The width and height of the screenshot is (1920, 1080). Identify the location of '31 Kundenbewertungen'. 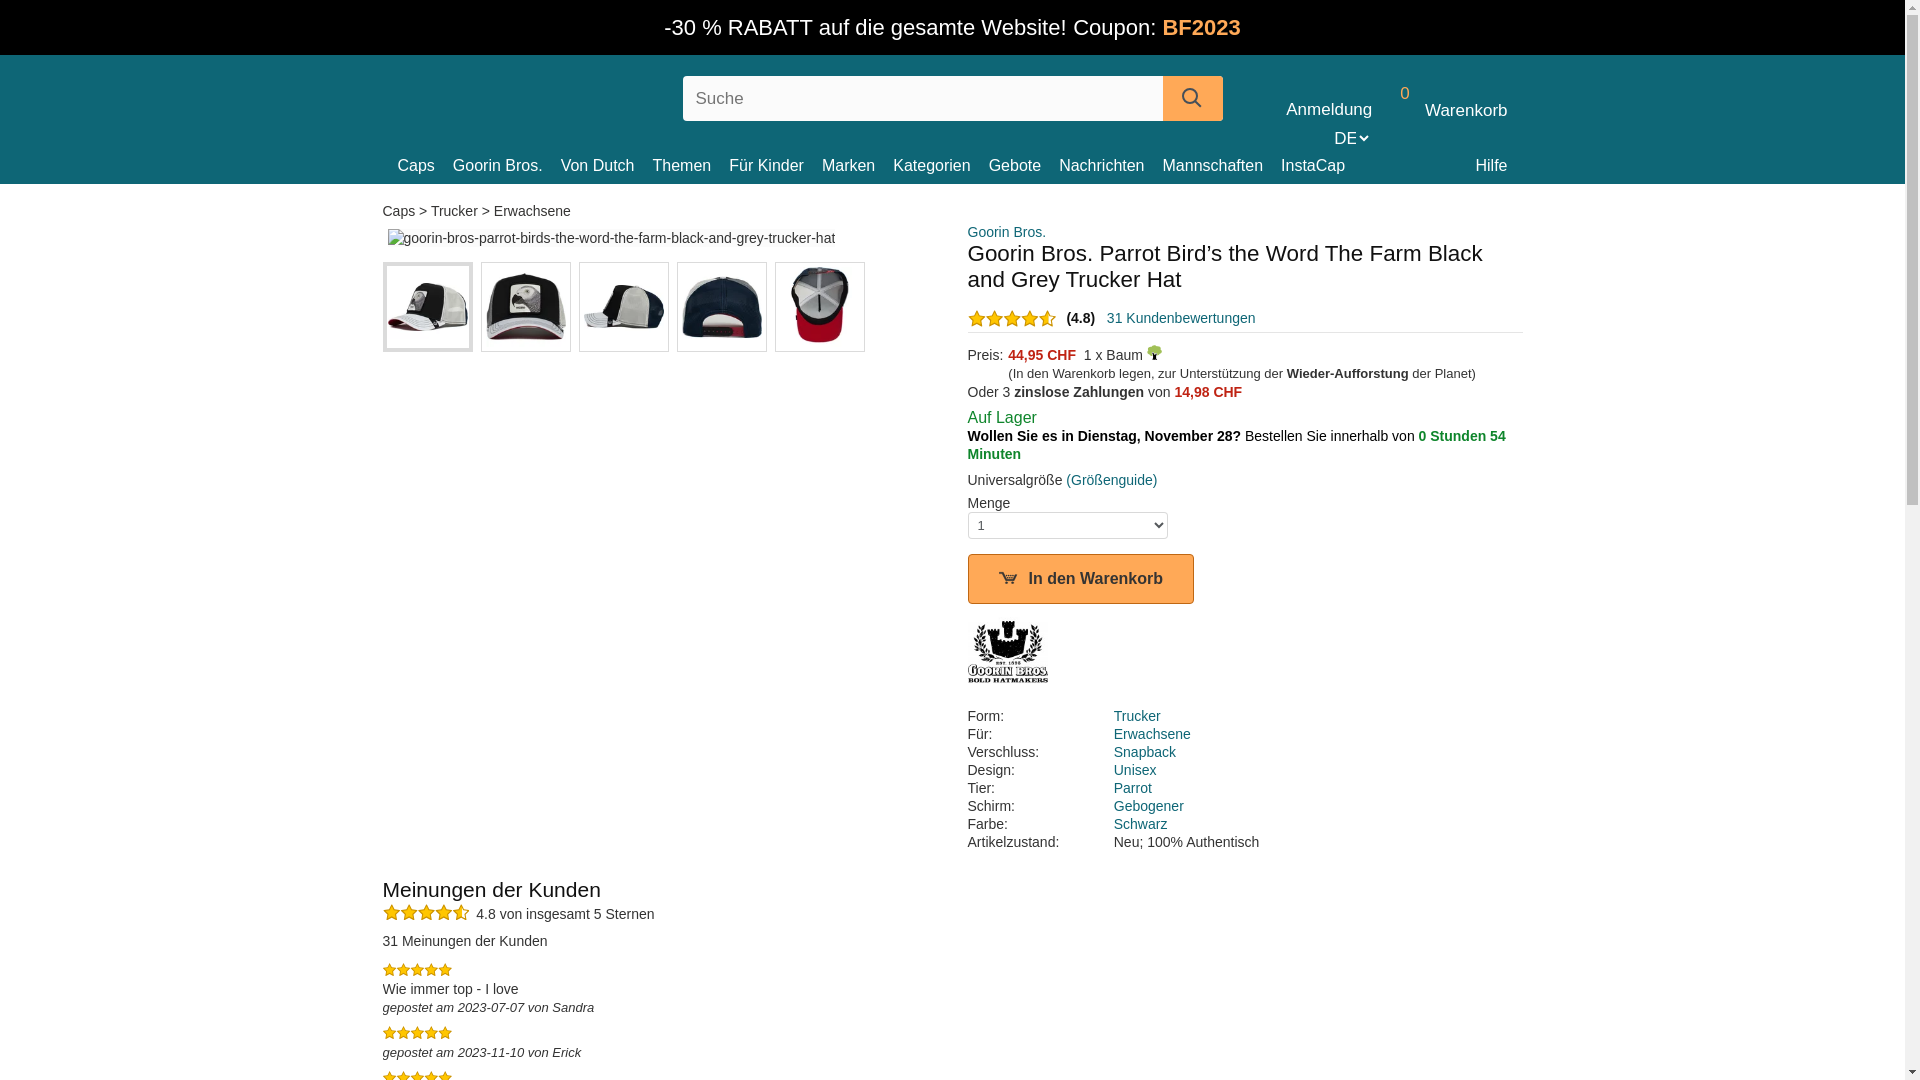
(1181, 316).